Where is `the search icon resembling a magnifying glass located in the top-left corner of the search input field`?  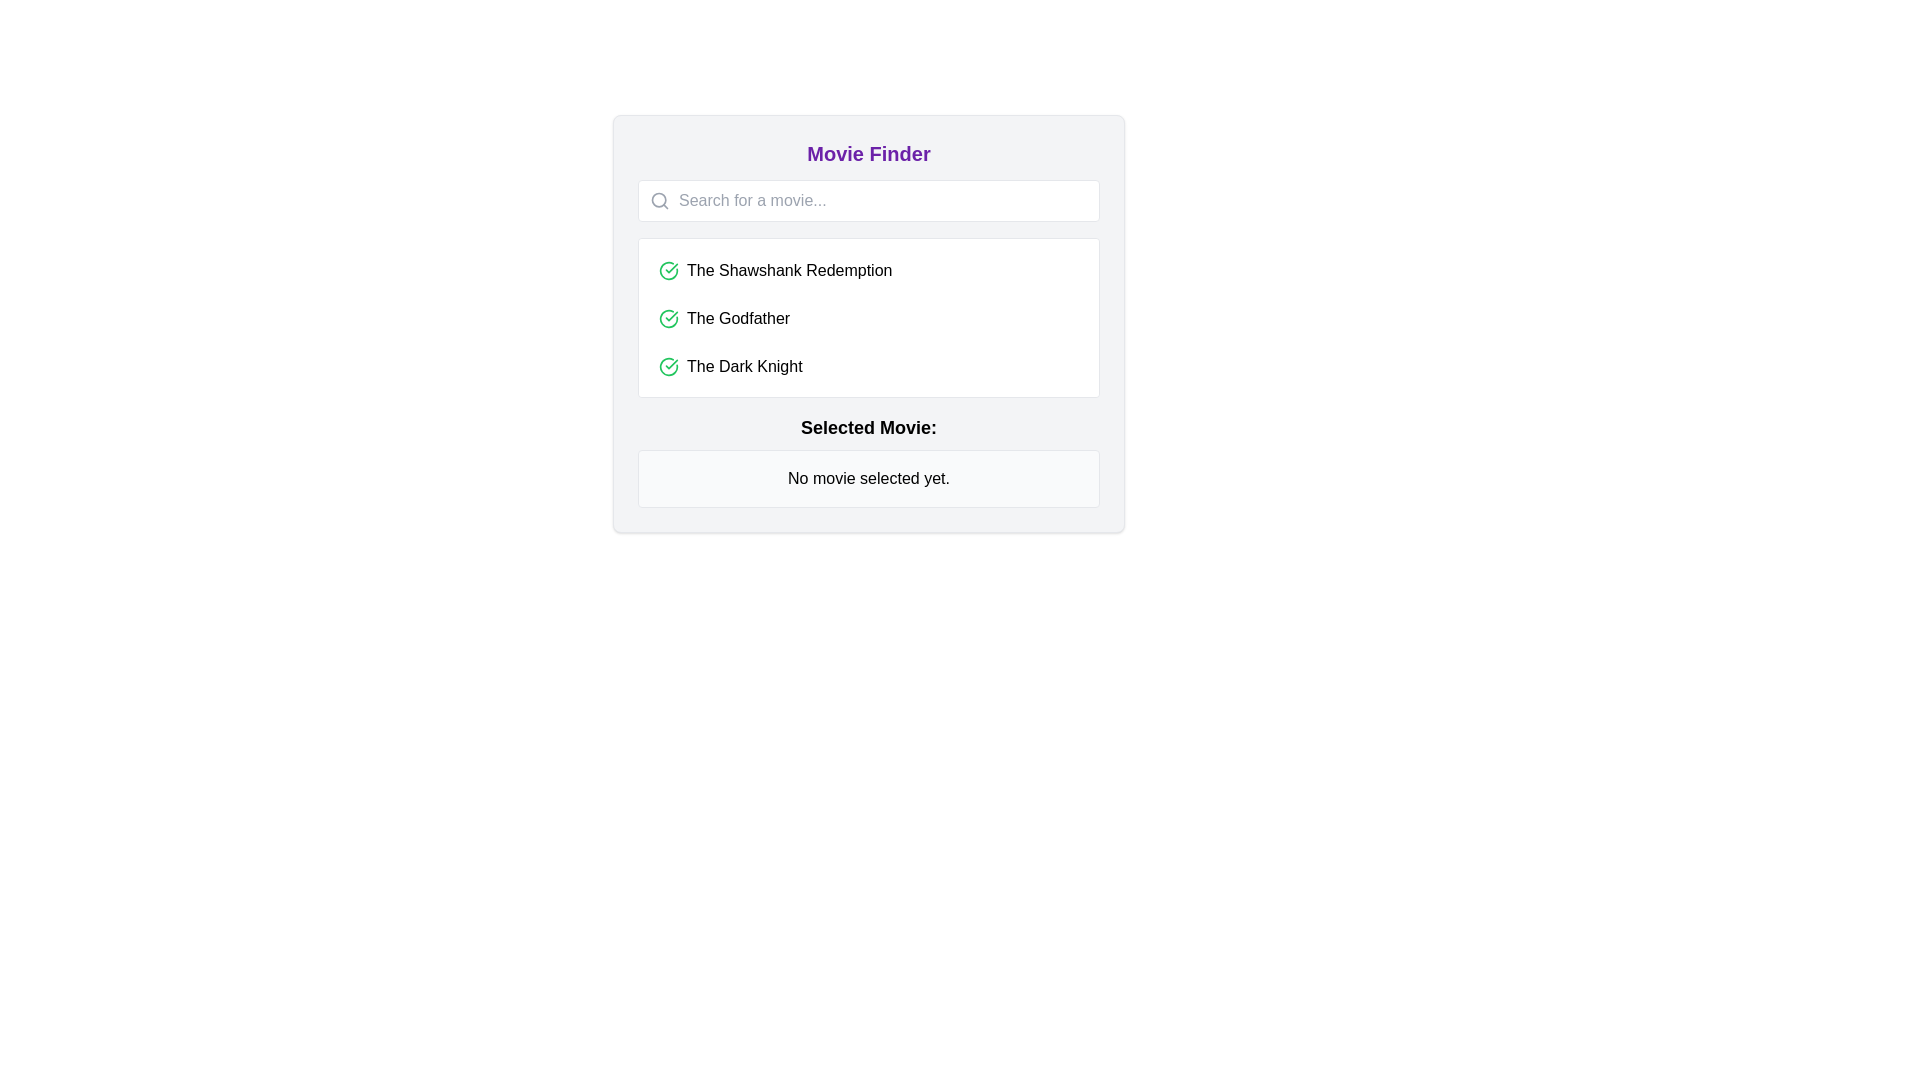 the search icon resembling a magnifying glass located in the top-left corner of the search input field is located at coordinates (660, 200).